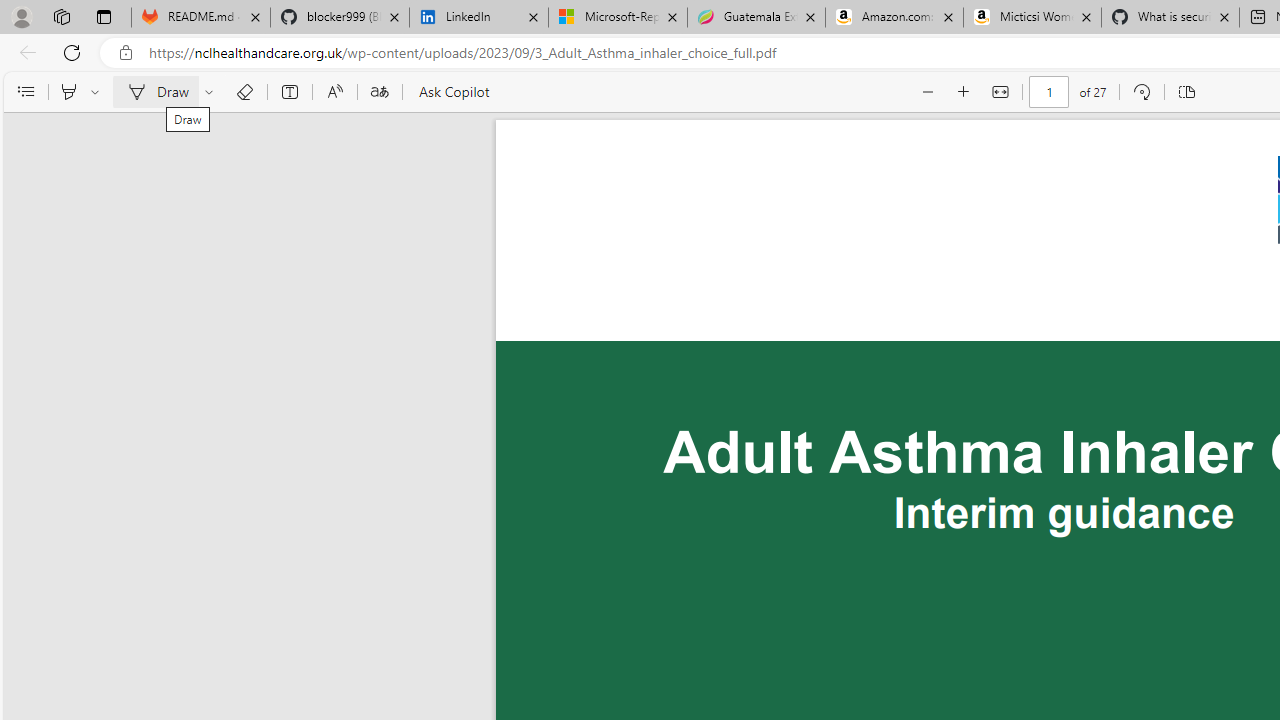 This screenshot has width=1280, height=720. What do you see at coordinates (1000, 92) in the screenshot?
I see `'Fit to width (Ctrl+\)'` at bounding box center [1000, 92].